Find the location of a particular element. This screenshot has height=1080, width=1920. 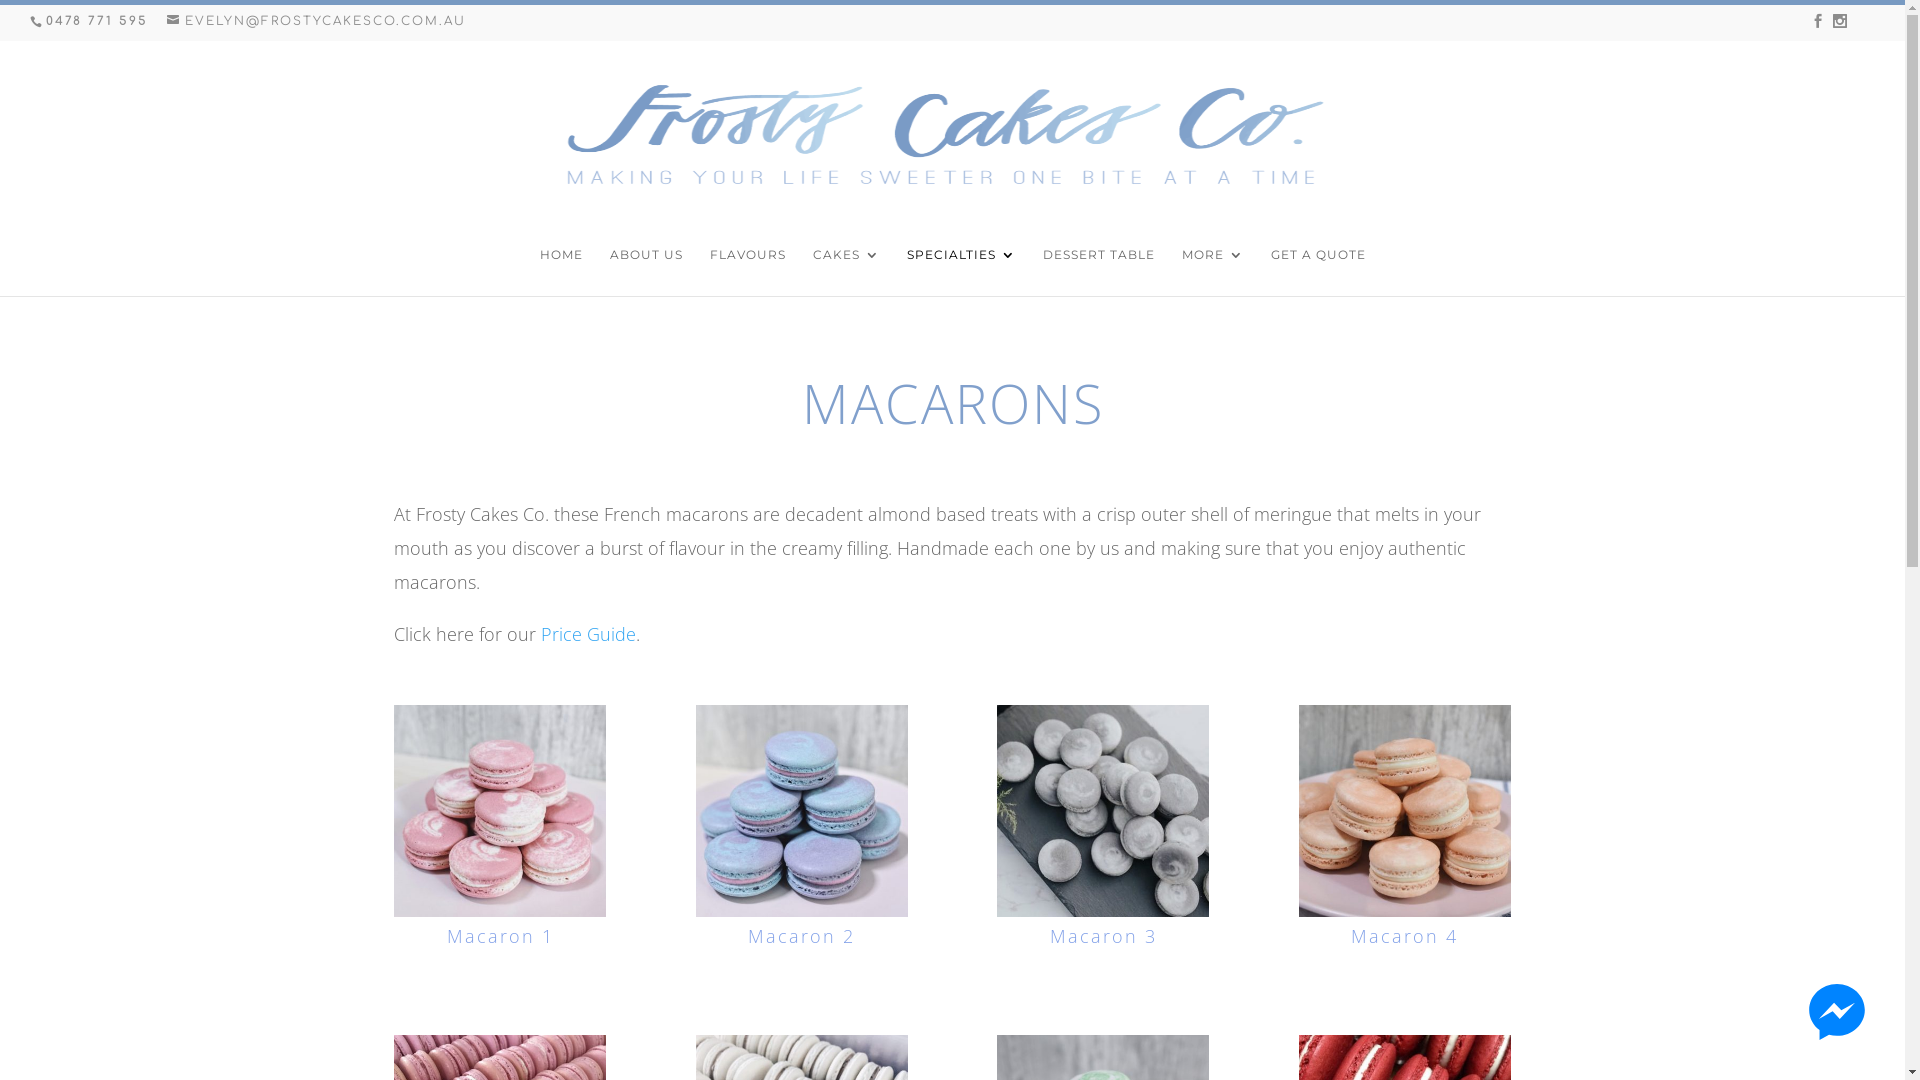

'SPECIALTIES' is located at coordinates (960, 272).